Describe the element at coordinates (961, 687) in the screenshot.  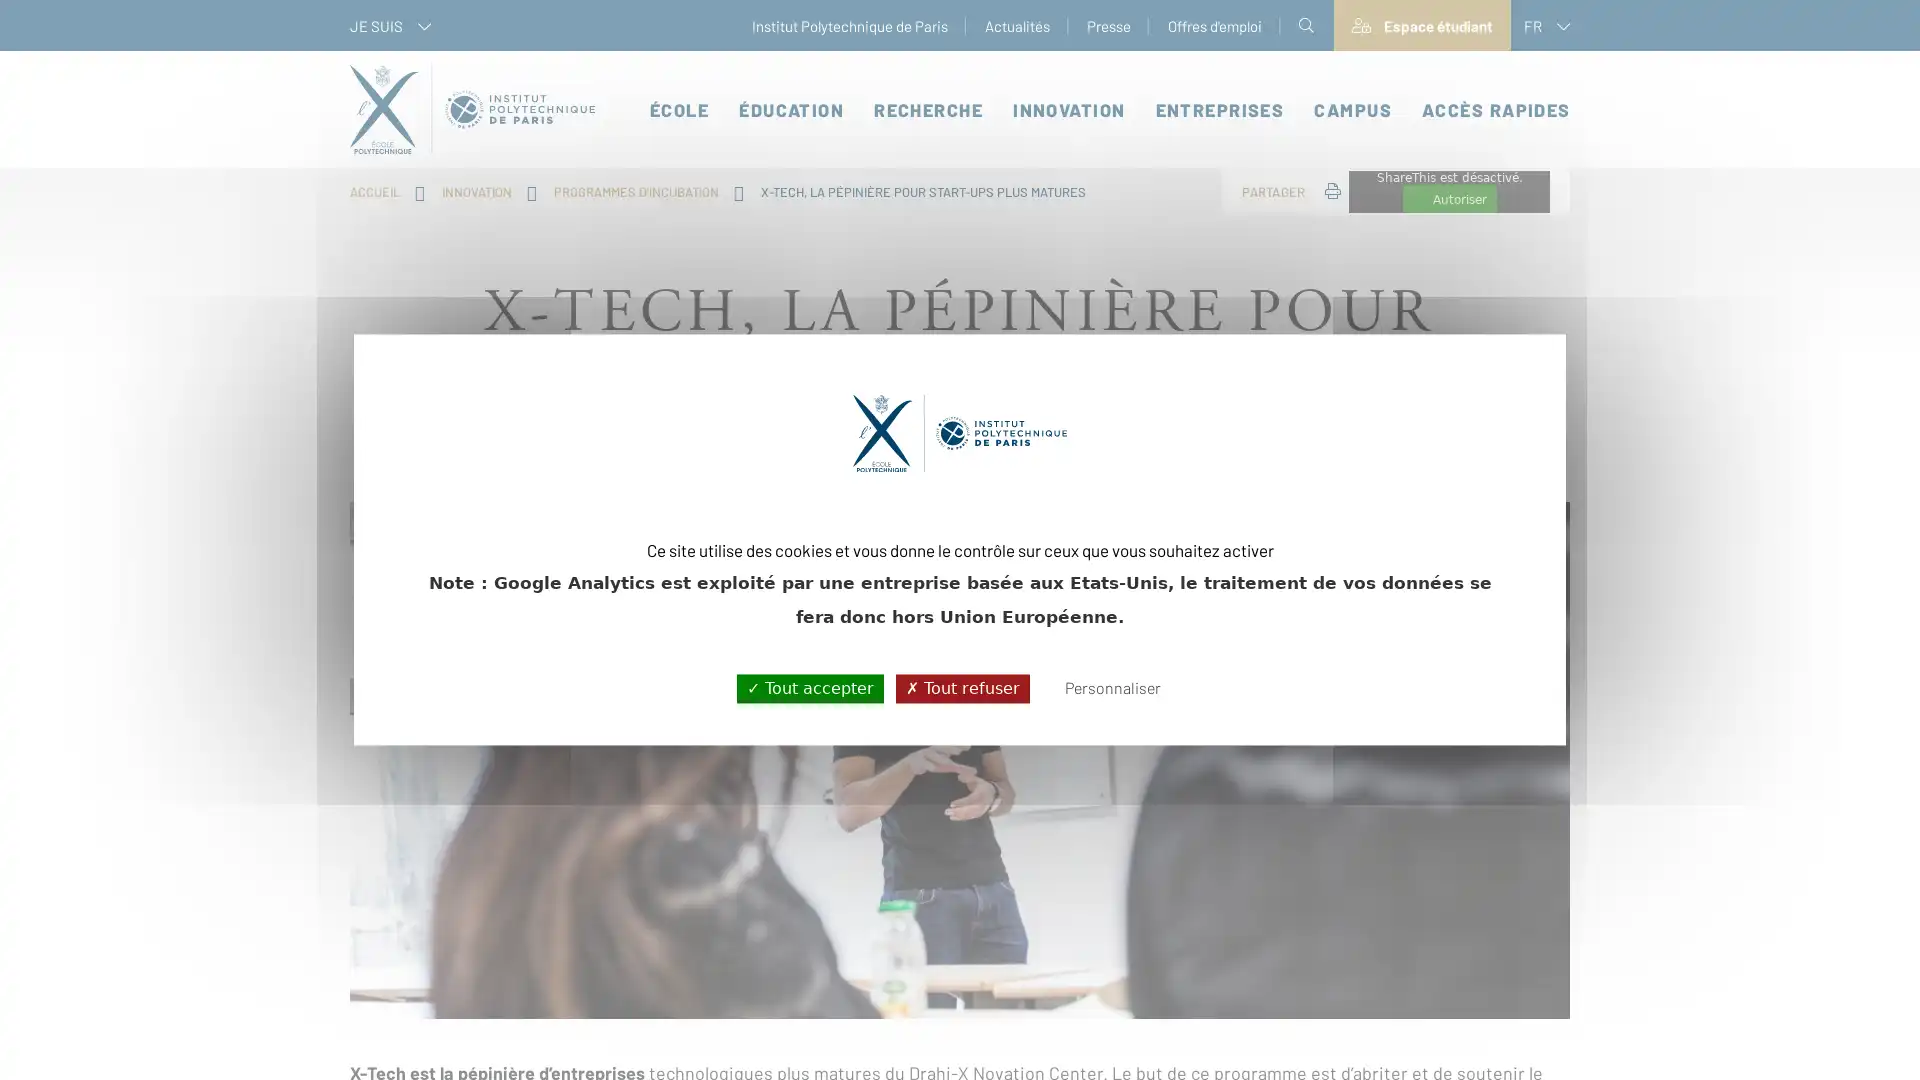
I see `Tout refuser` at that location.